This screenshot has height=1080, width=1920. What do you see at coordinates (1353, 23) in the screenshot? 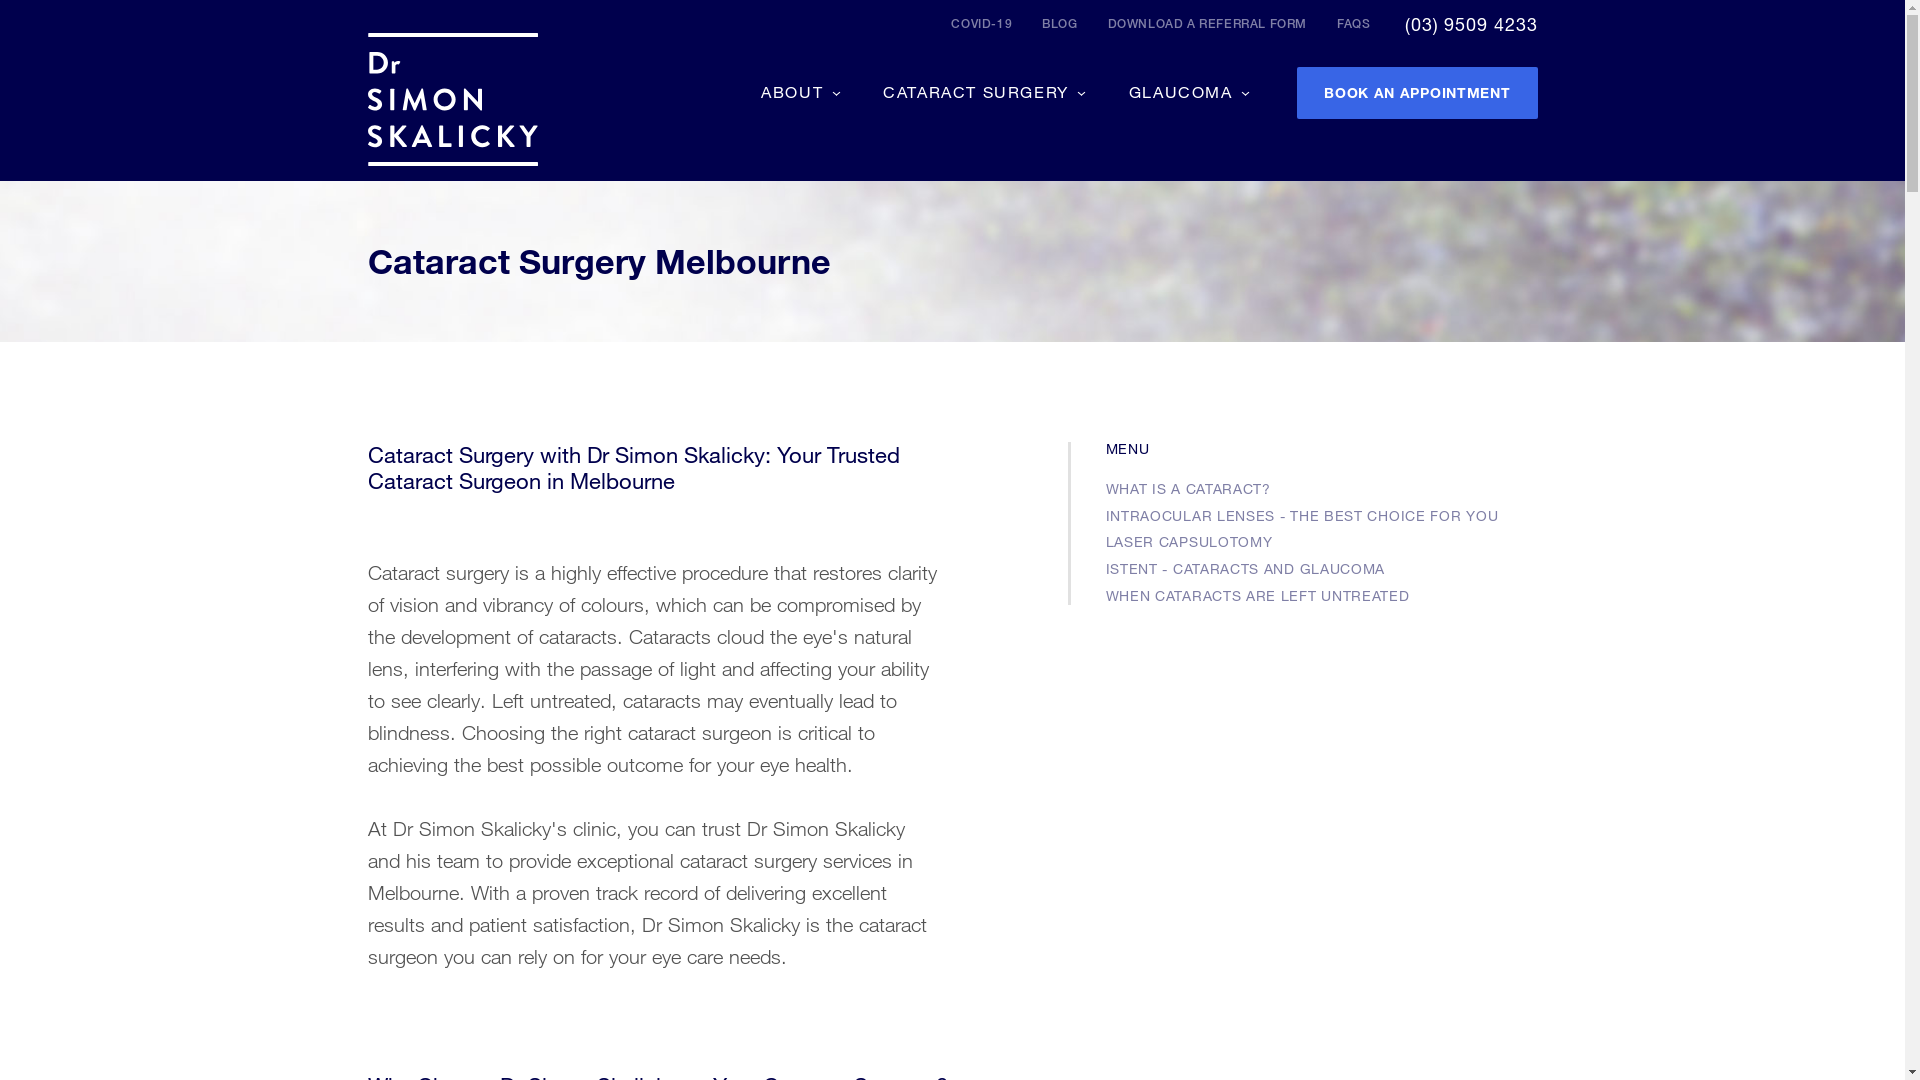
I see `'FAQS'` at bounding box center [1353, 23].